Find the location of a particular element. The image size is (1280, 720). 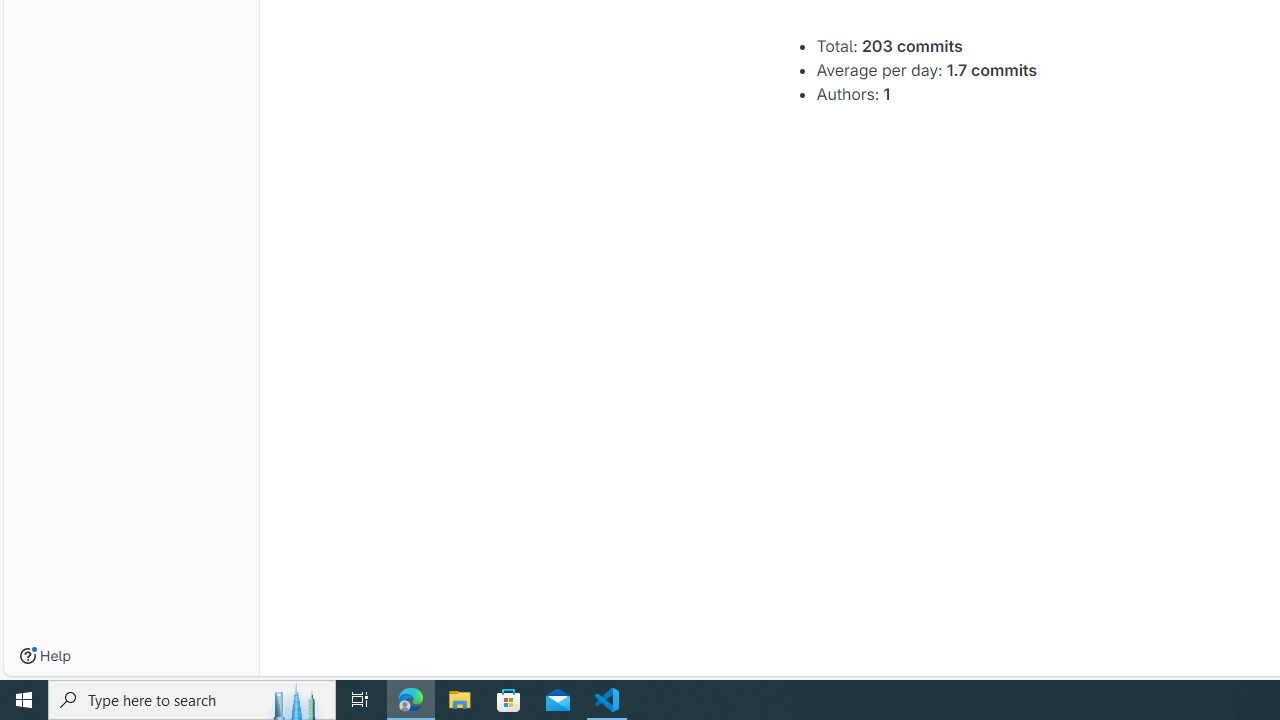

'Help' is located at coordinates (45, 655).